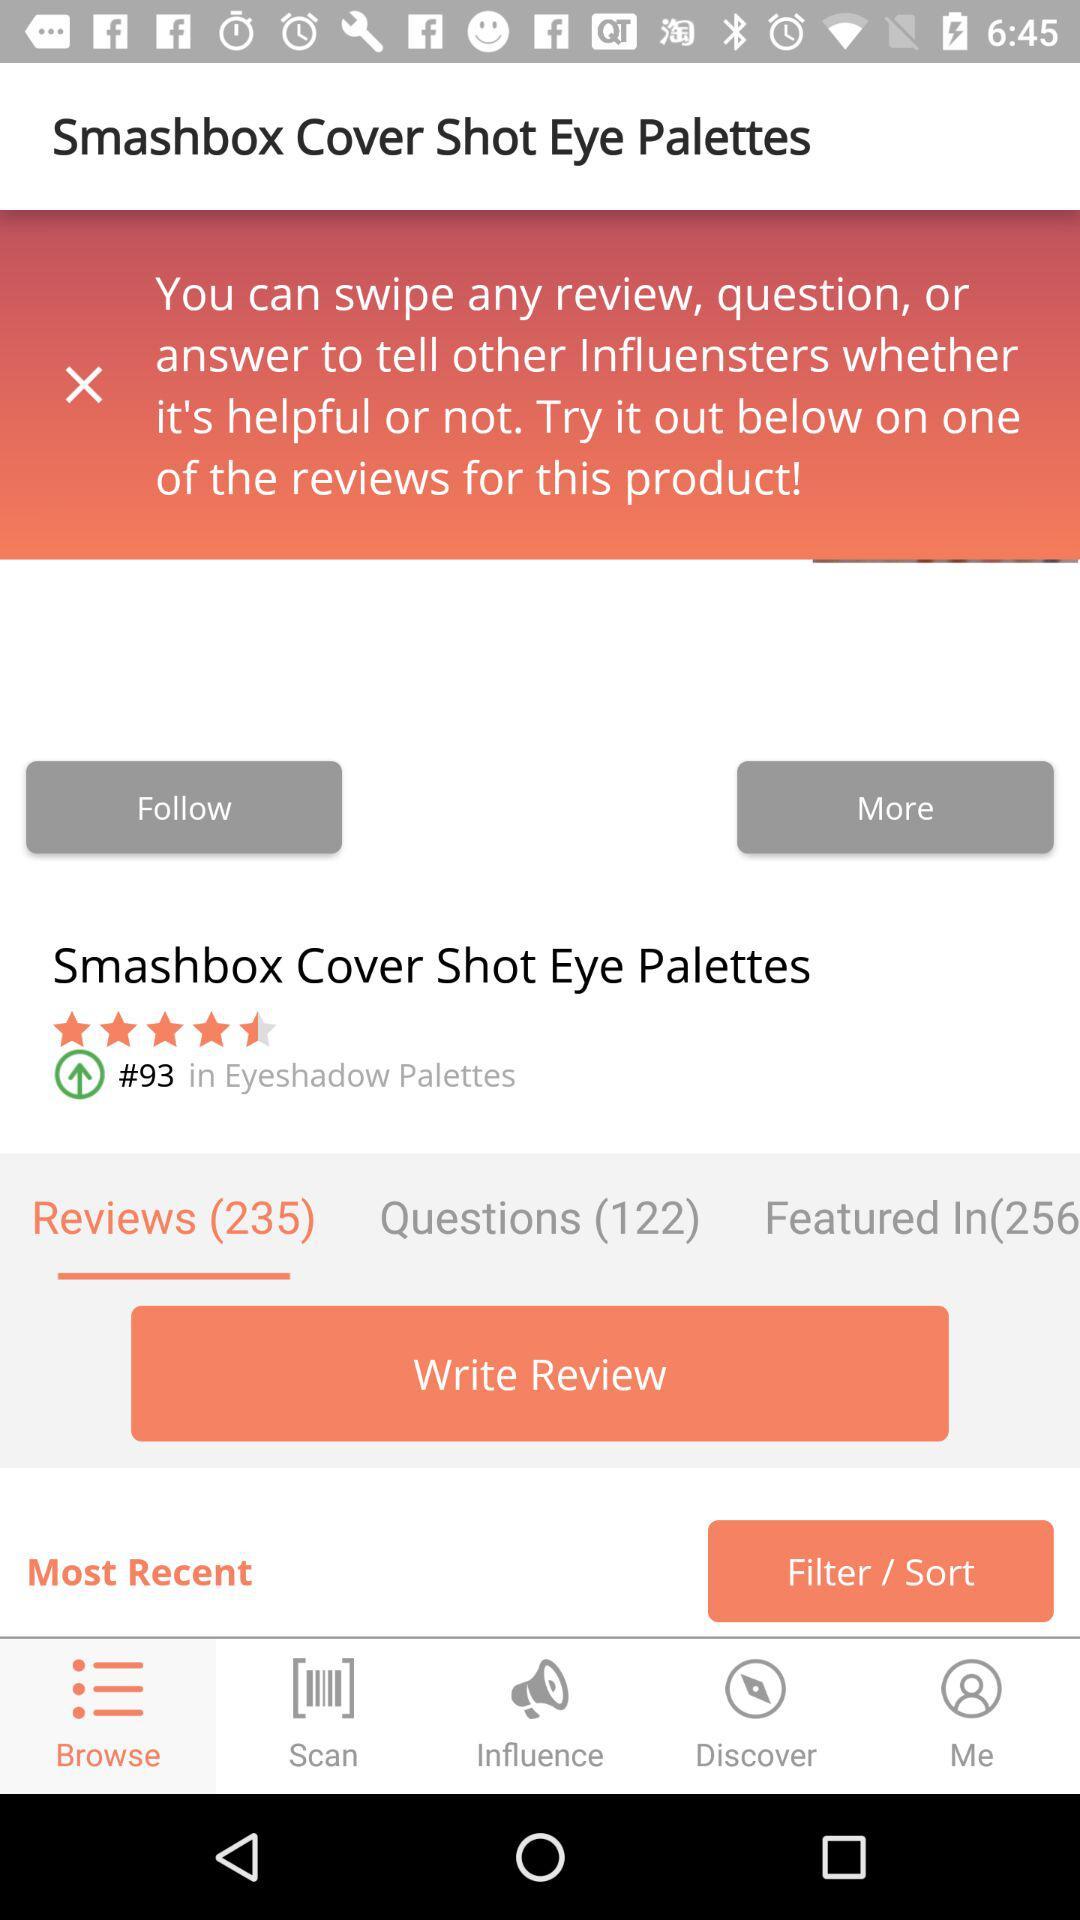 The height and width of the screenshot is (1920, 1080). I want to click on the globe icon, so click(540, 1715).